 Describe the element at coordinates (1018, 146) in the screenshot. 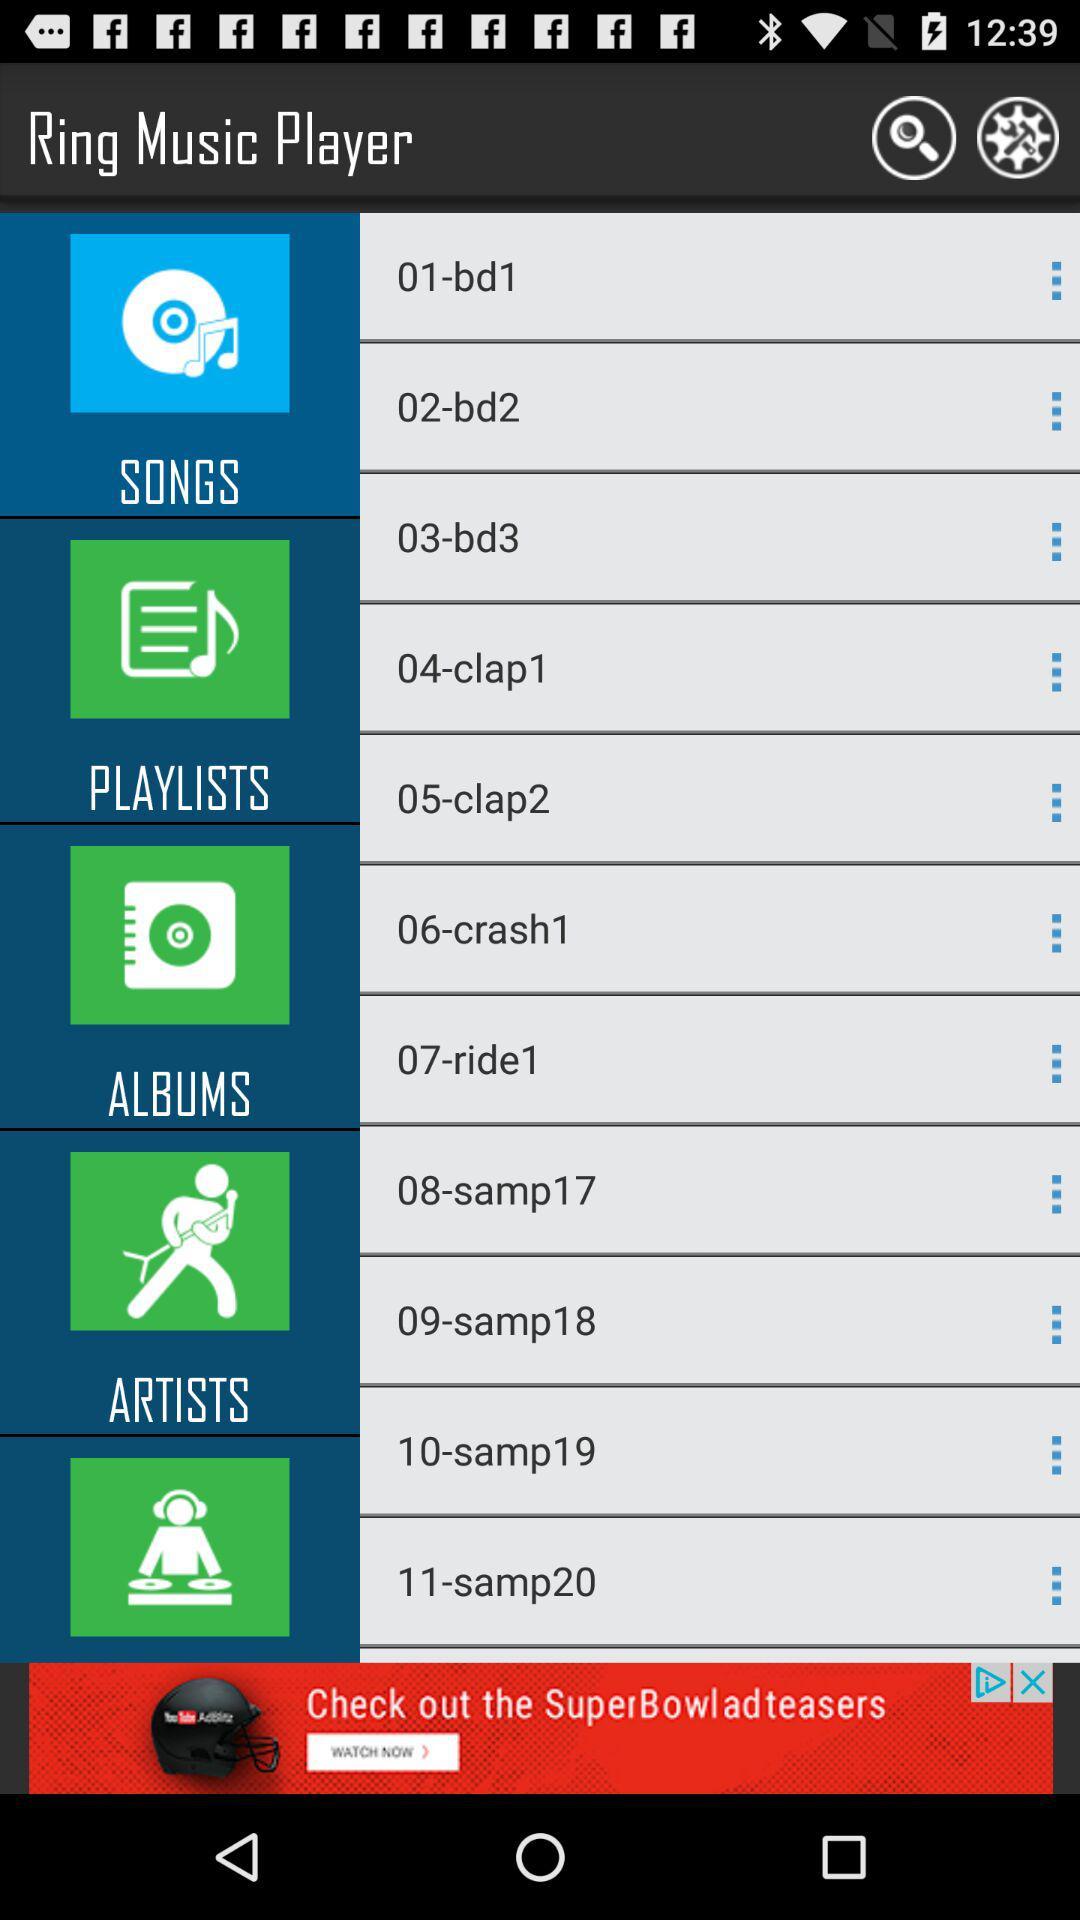

I see `the settings icon` at that location.